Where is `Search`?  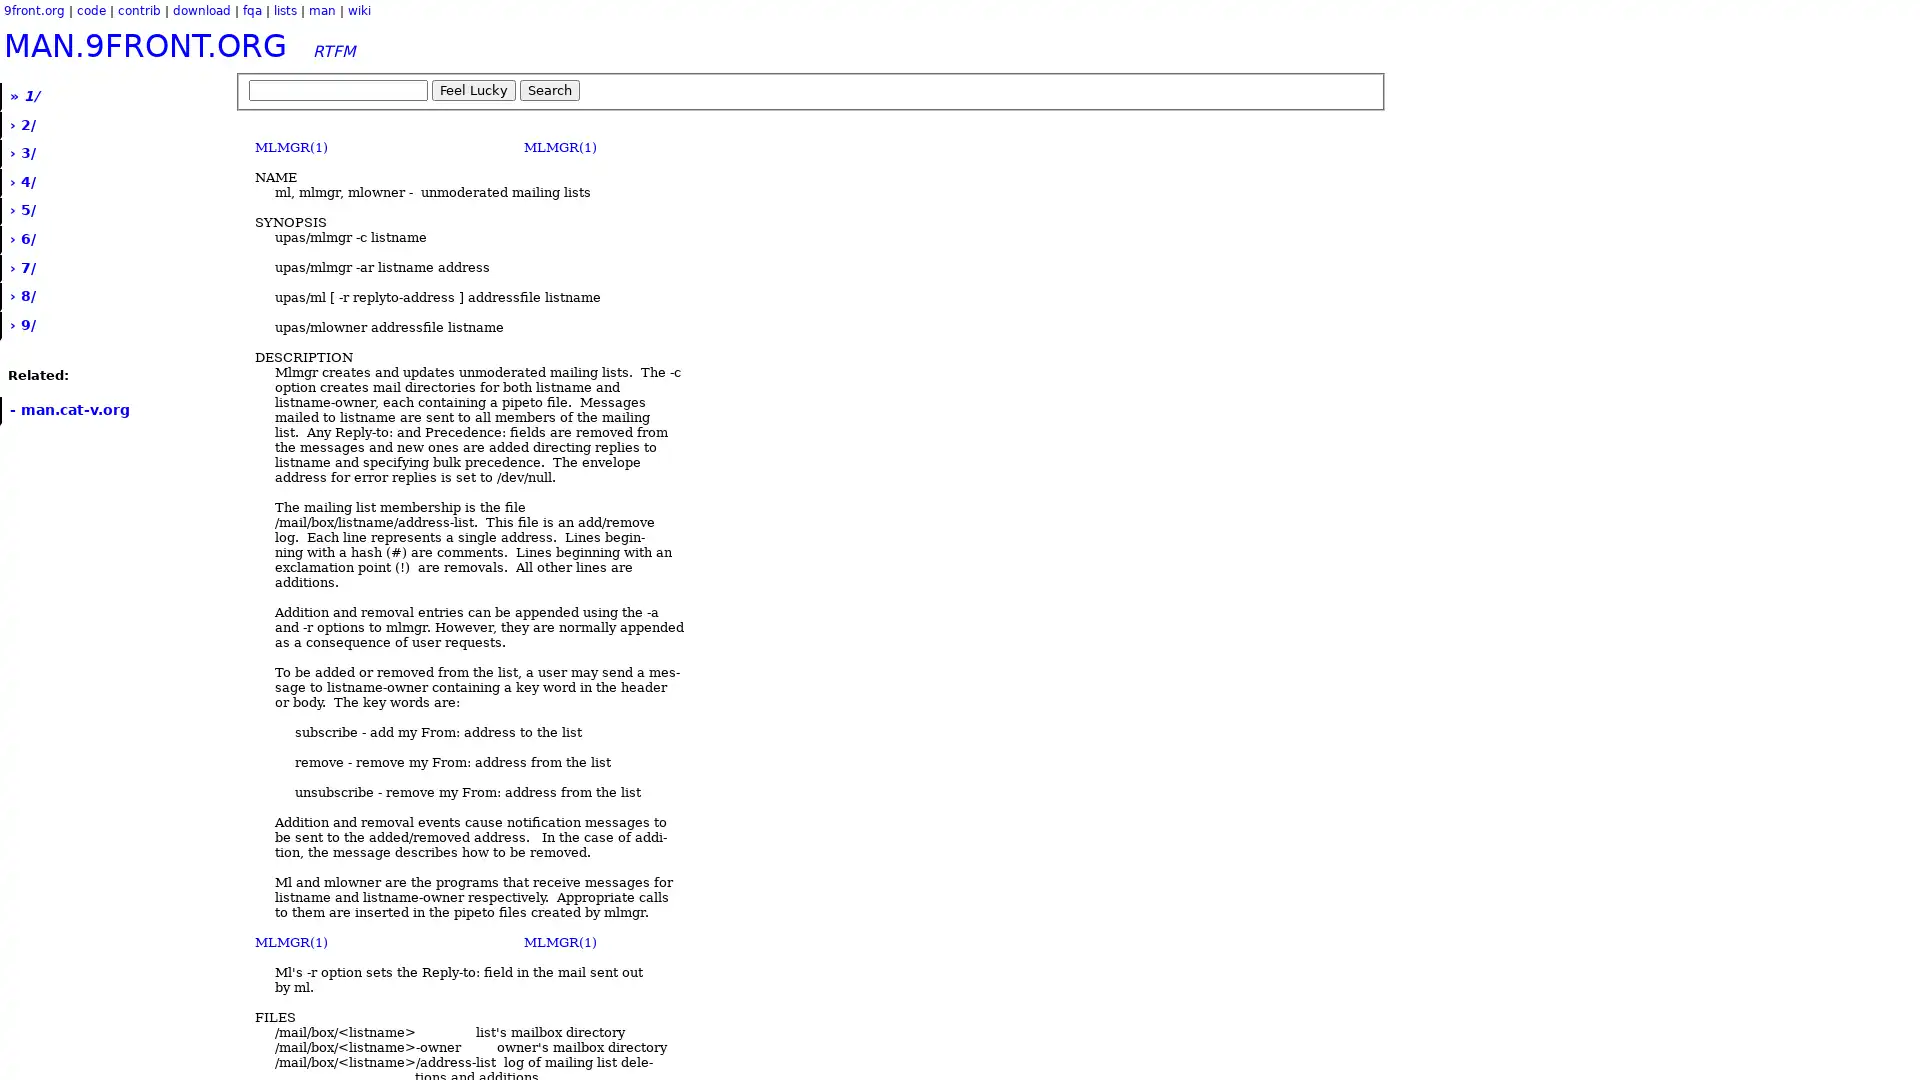 Search is located at coordinates (550, 90).